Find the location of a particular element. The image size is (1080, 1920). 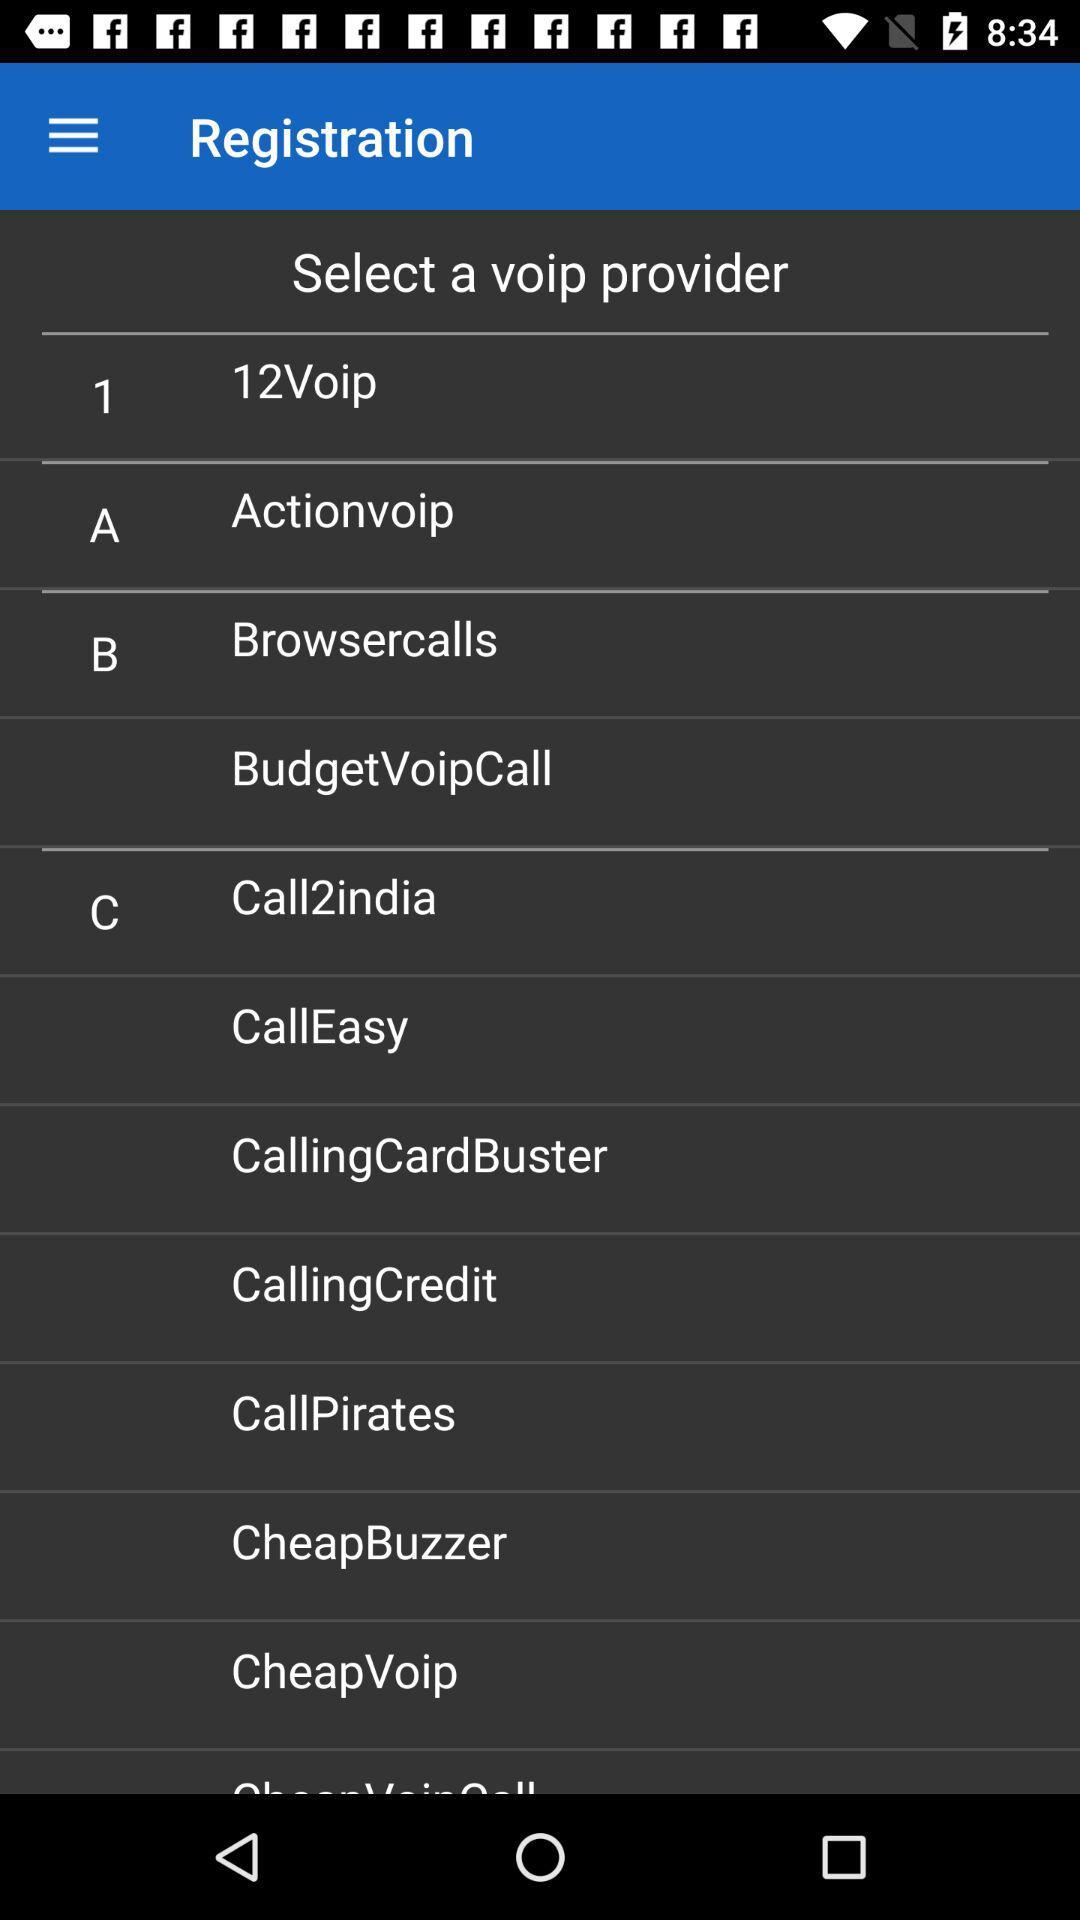

icon to the right of the c item is located at coordinates (341, 894).